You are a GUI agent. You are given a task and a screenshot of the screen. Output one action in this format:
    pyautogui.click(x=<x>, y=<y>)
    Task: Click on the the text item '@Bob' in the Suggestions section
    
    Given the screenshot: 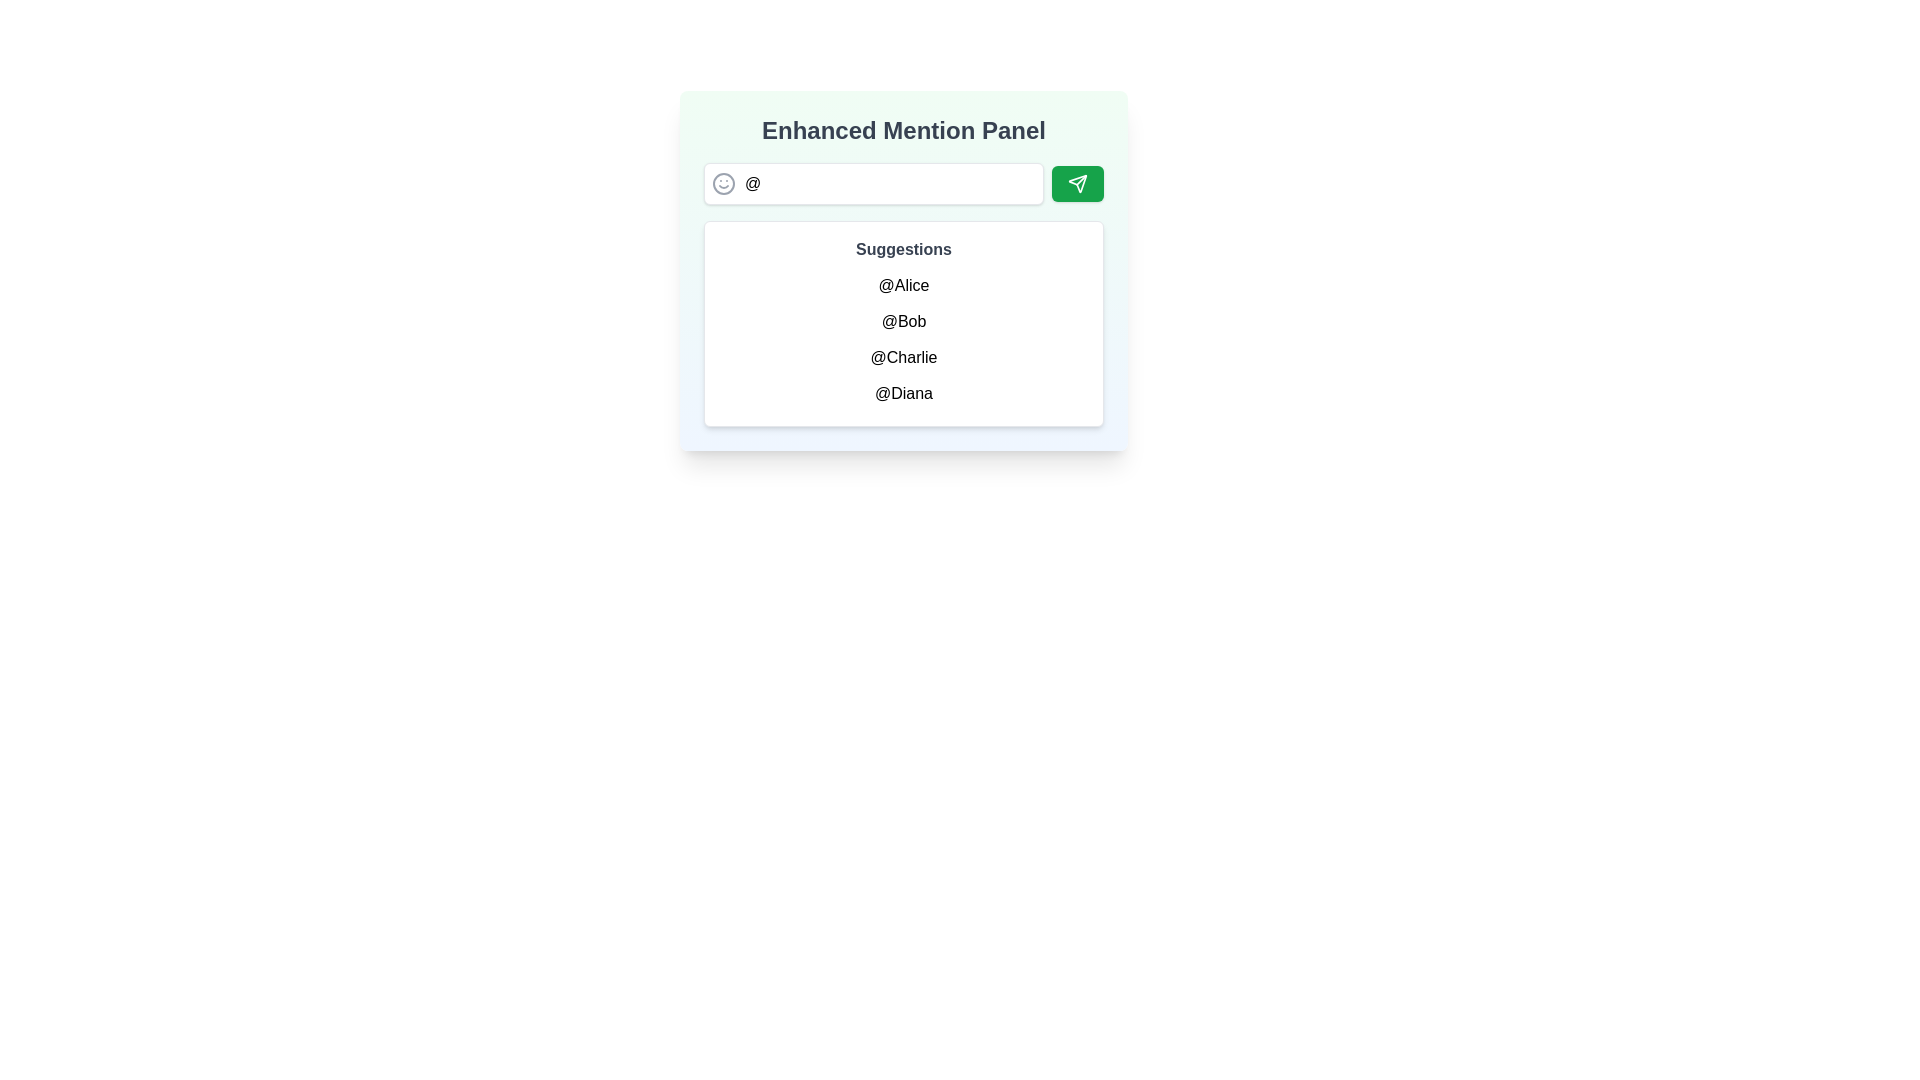 What is the action you would take?
    pyautogui.click(x=902, y=320)
    